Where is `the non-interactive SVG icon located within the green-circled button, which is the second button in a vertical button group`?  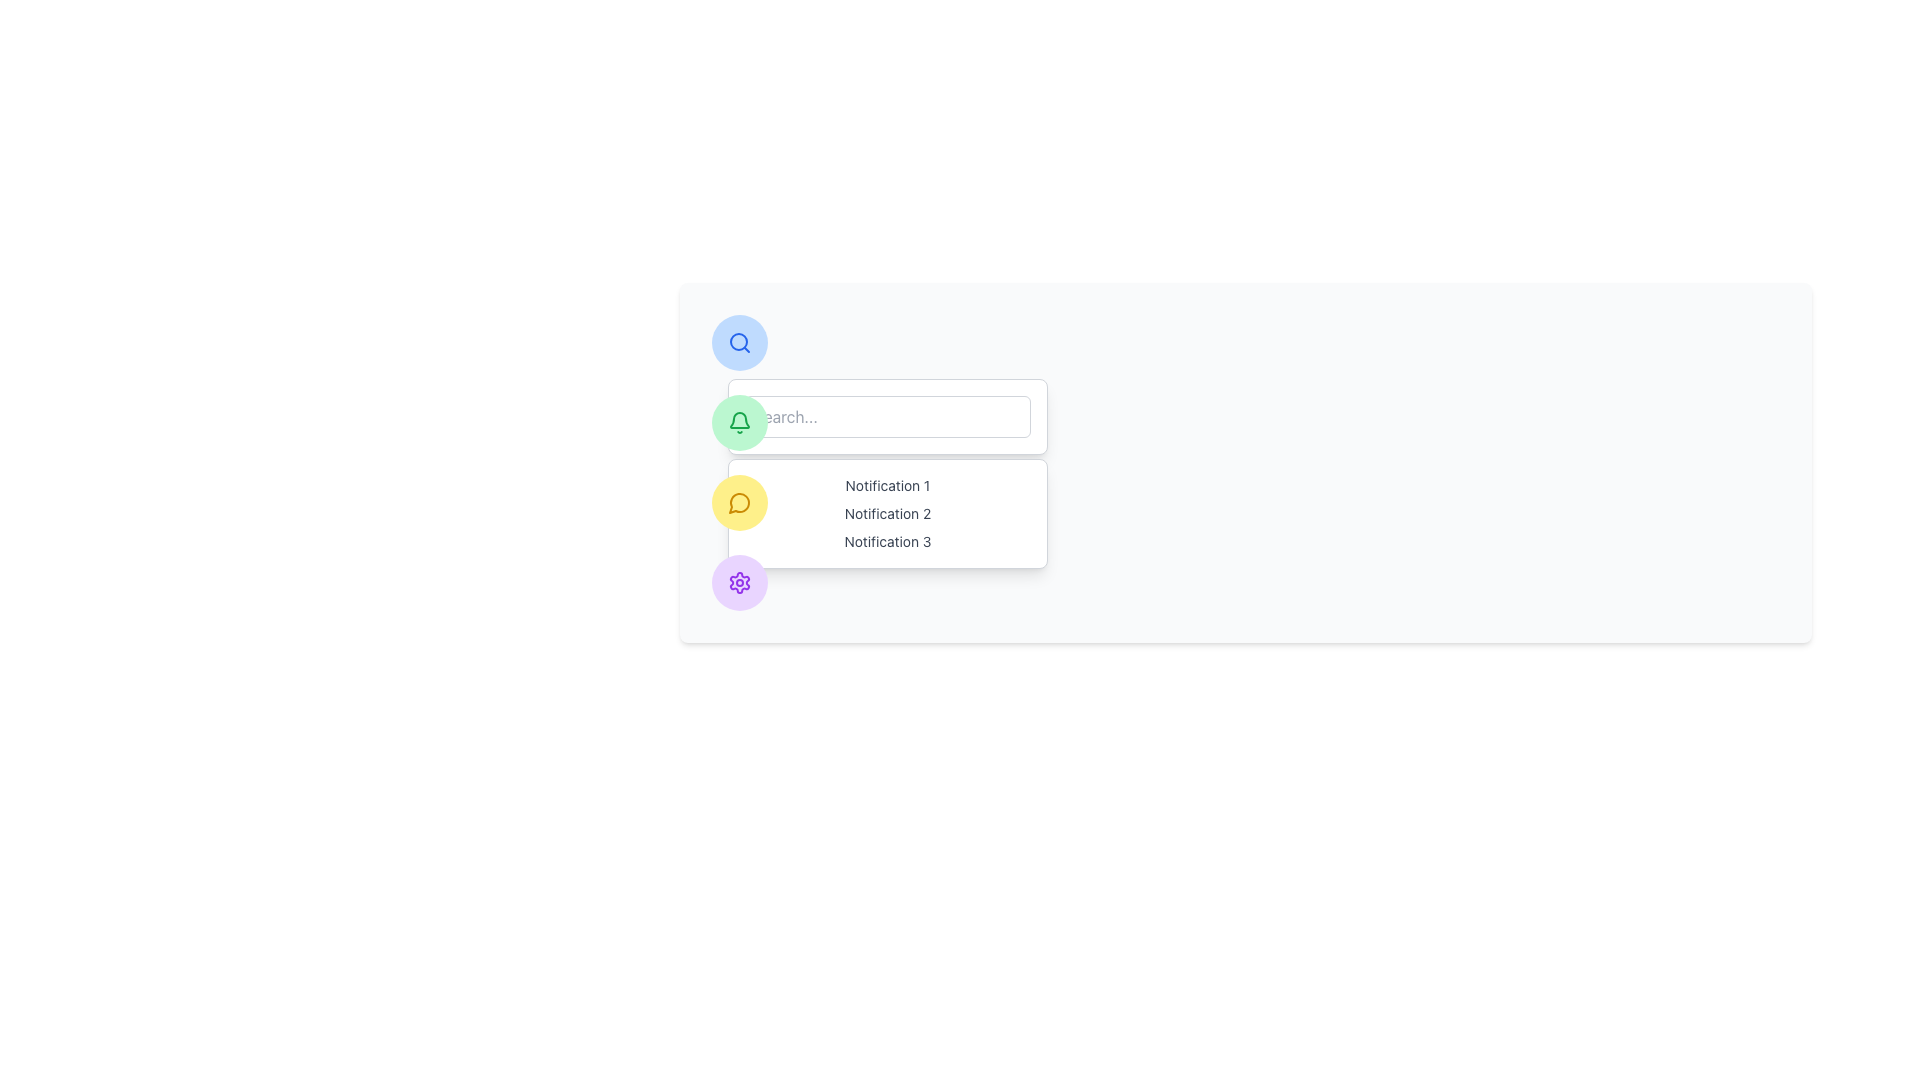 the non-interactive SVG icon located within the green-circled button, which is the second button in a vertical button group is located at coordinates (738, 502).